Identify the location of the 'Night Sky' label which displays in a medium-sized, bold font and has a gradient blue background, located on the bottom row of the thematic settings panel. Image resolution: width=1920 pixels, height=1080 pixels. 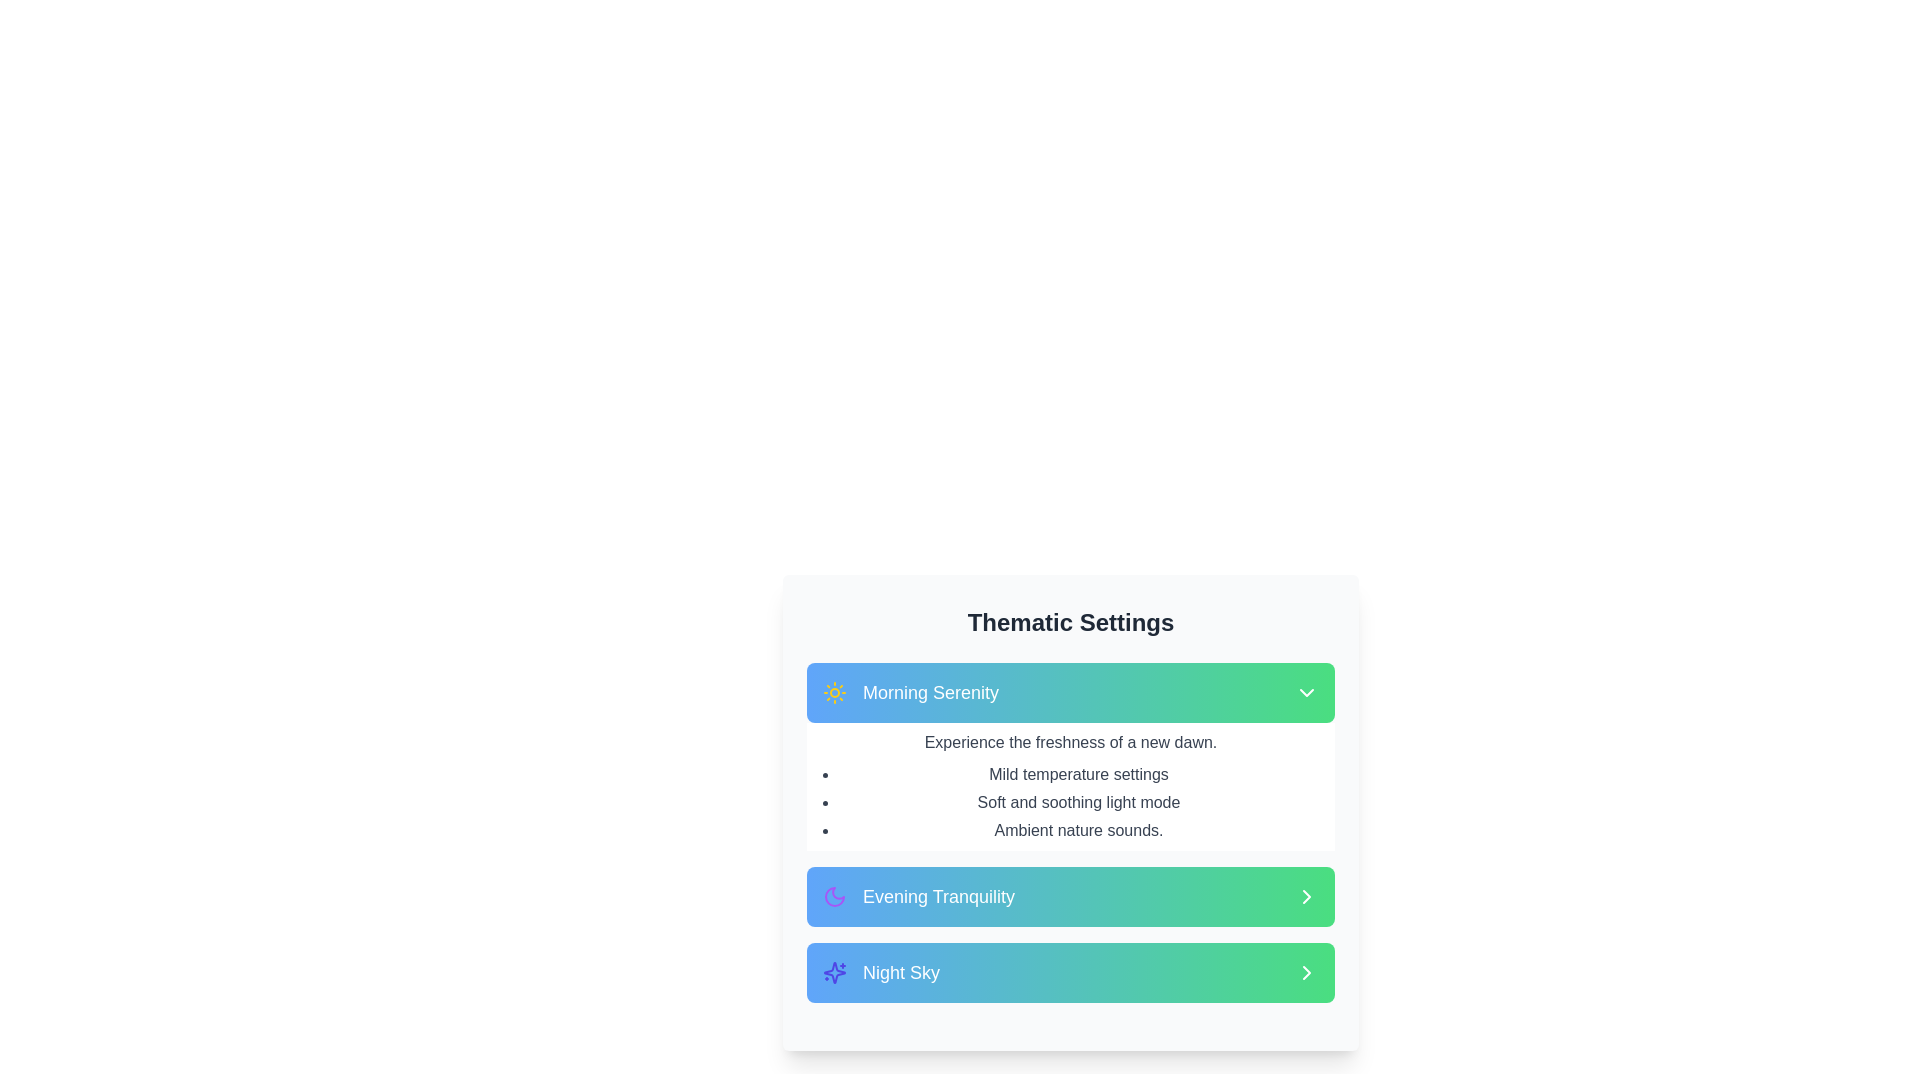
(900, 971).